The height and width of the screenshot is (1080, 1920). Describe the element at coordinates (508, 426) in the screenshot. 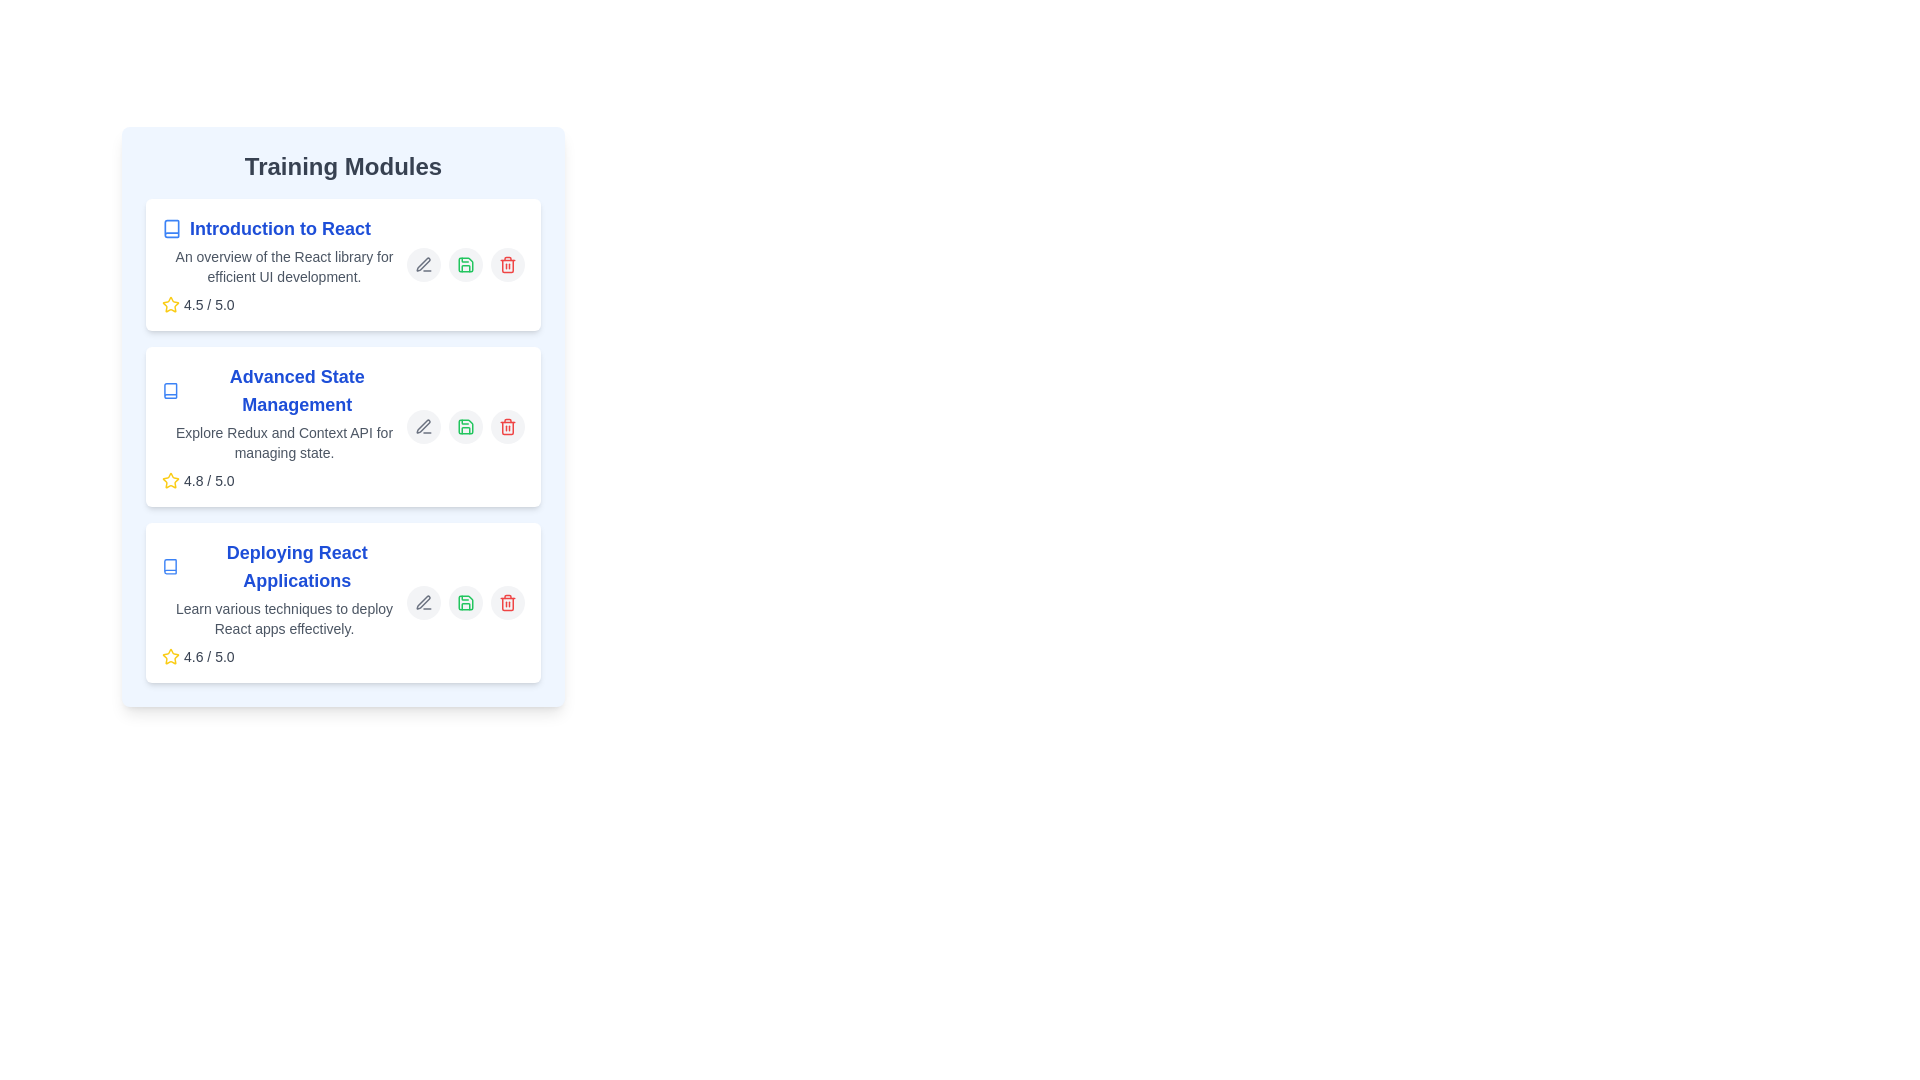

I see `the red trash bin icon, which is the third icon from the right in the horizontal group of action icons located in the bottom-right corner of the second training module titled 'Advanced State Management'` at that location.